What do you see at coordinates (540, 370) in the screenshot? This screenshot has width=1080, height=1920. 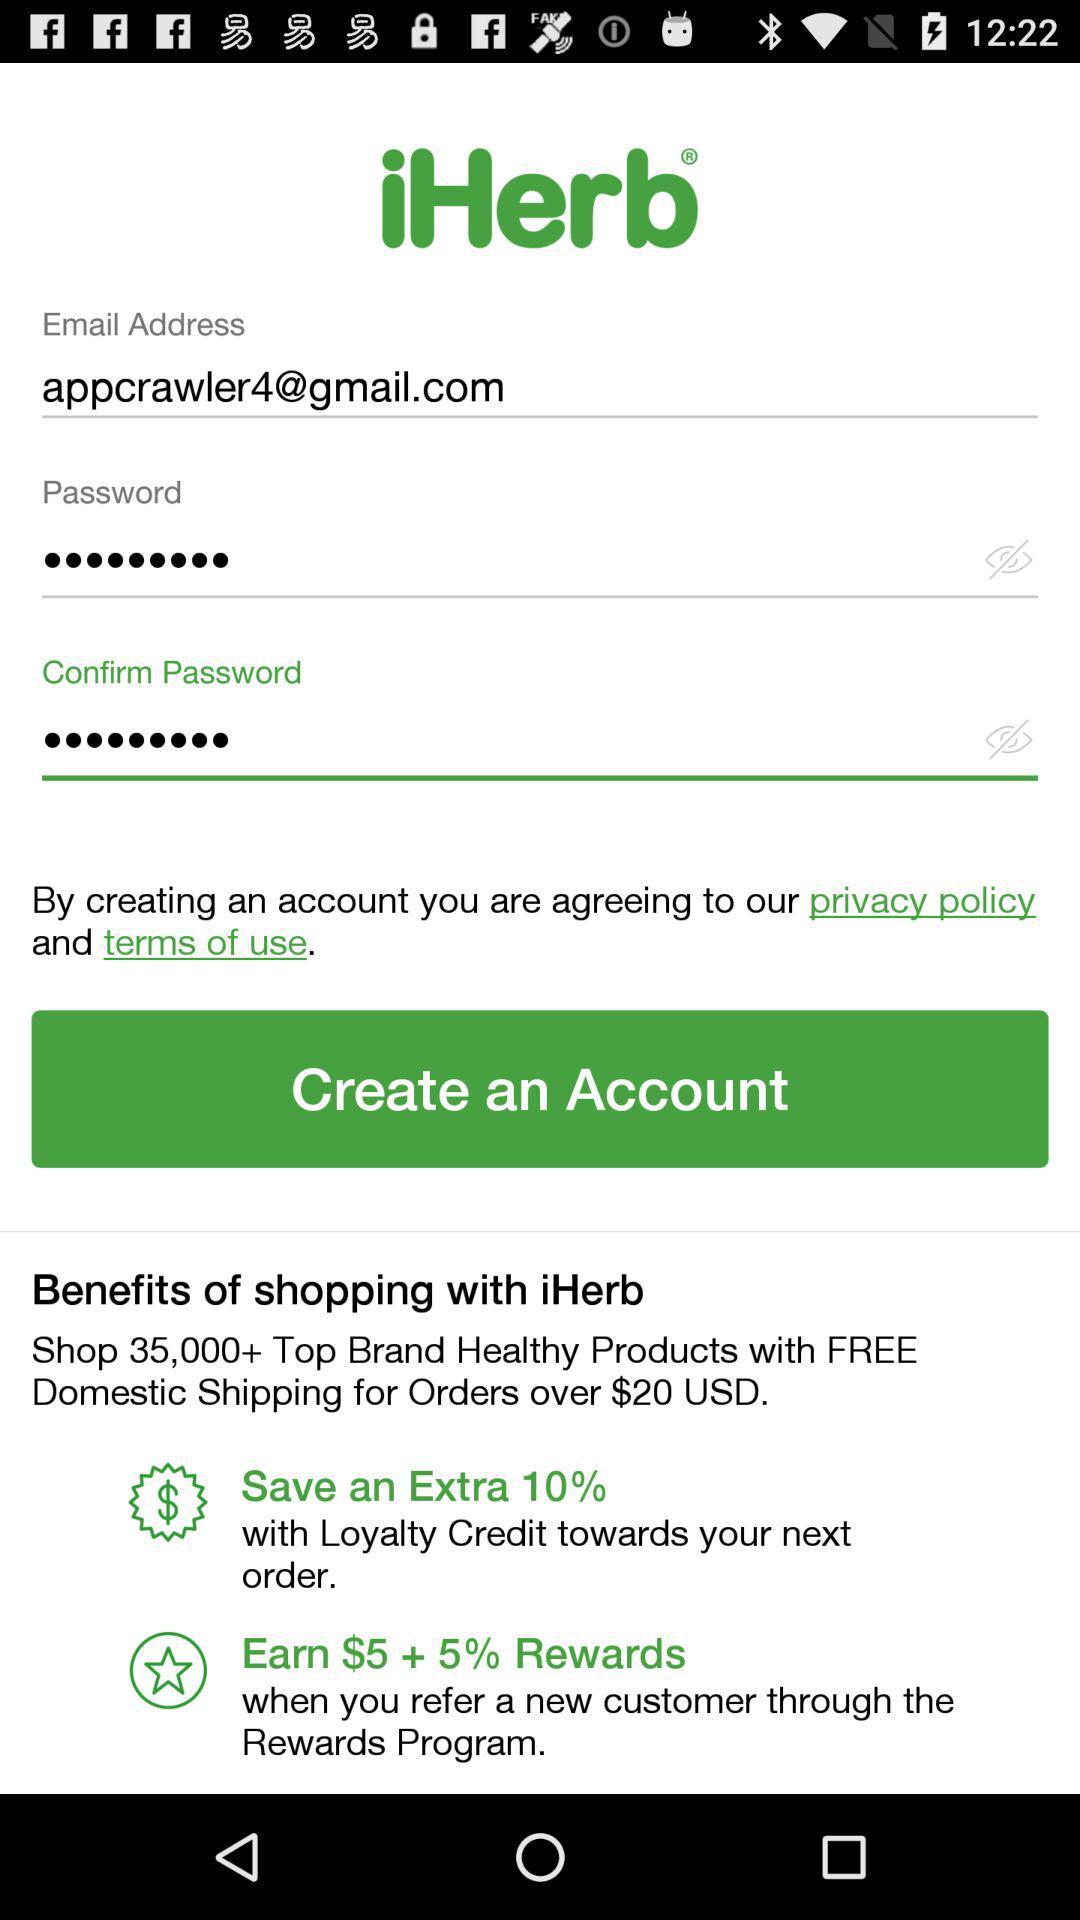 I see `the text search below the text iherb` at bounding box center [540, 370].